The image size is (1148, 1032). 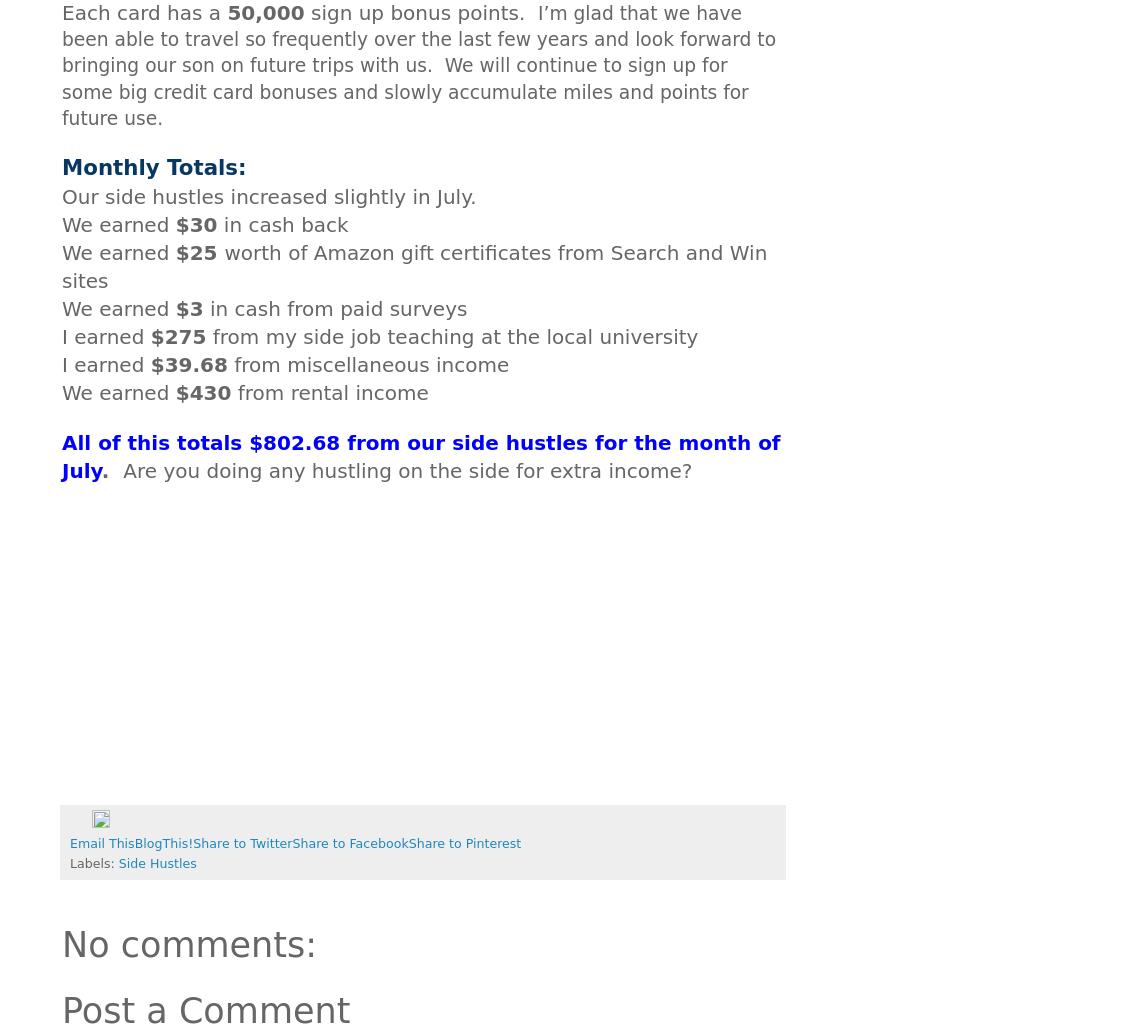 What do you see at coordinates (133, 842) in the screenshot?
I see `'BlogThis!'` at bounding box center [133, 842].